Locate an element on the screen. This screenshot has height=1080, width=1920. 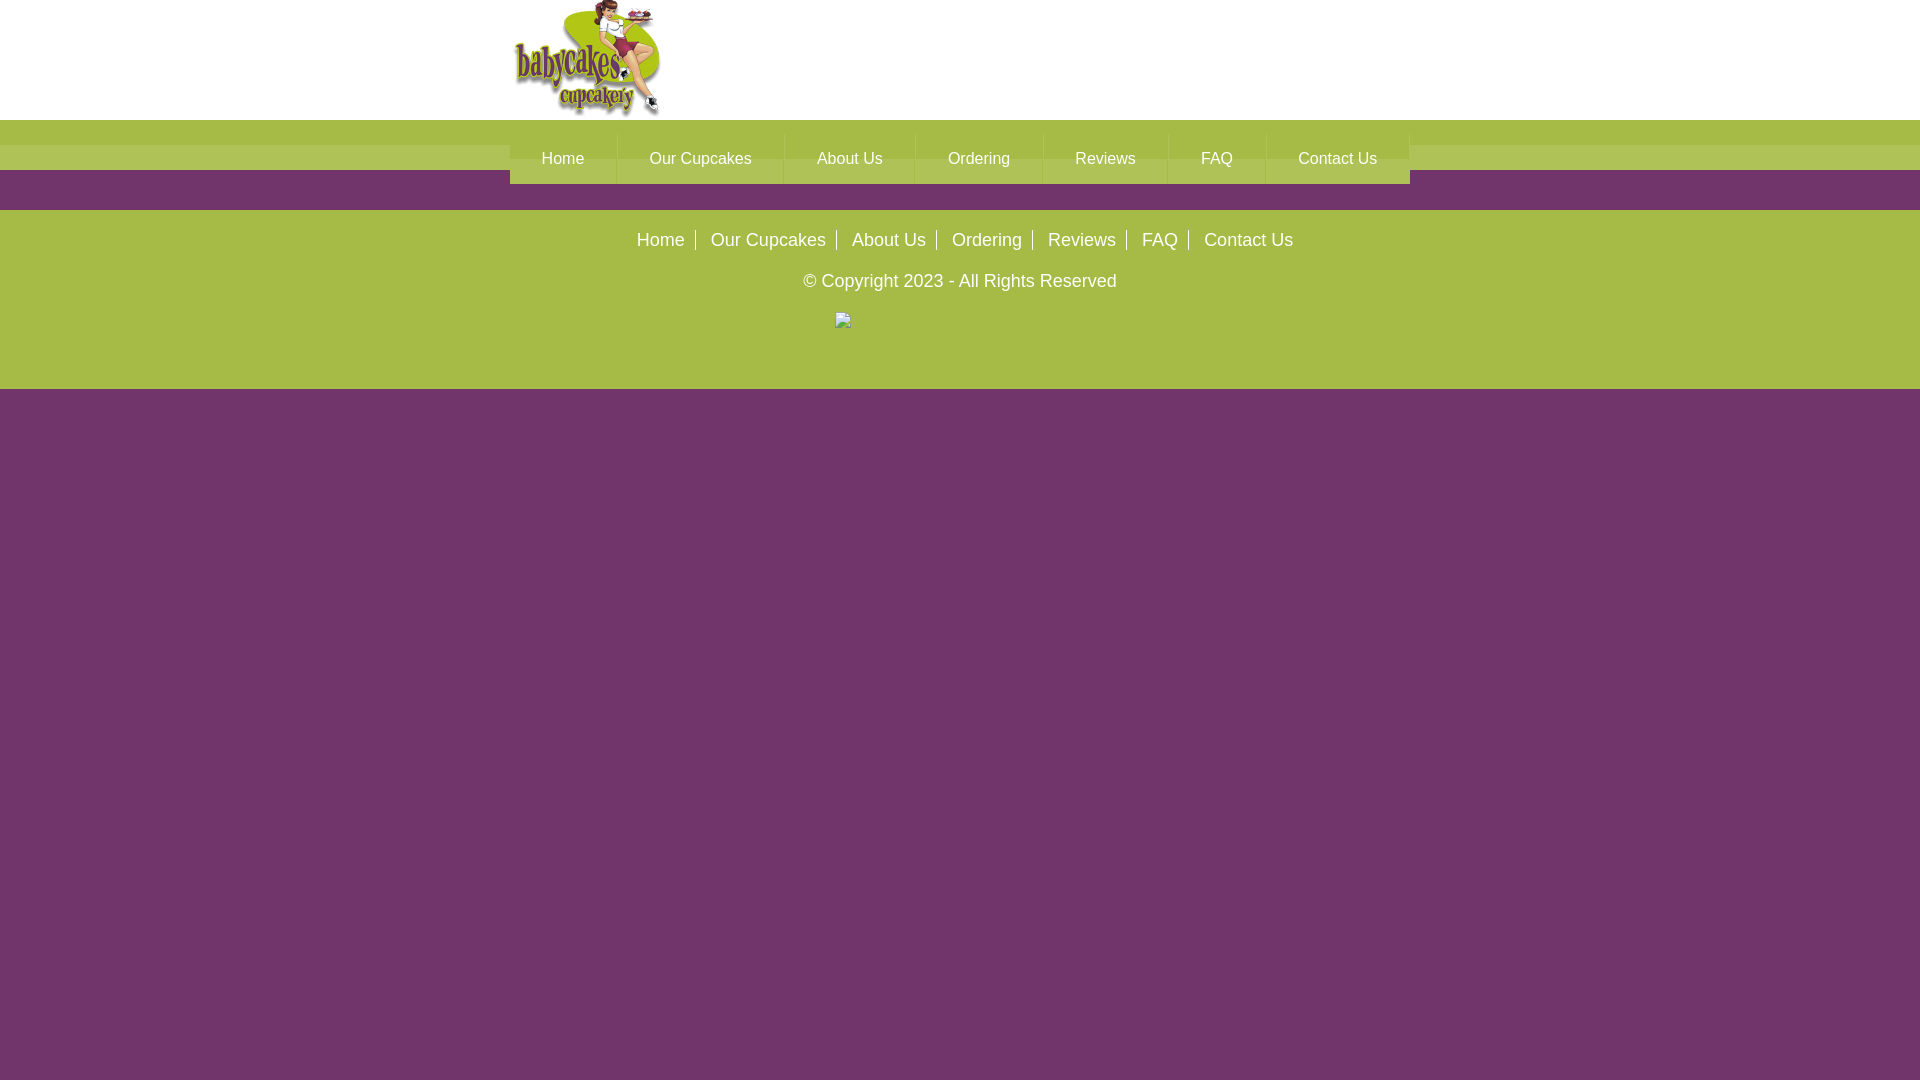
'FAQ' is located at coordinates (1215, 157).